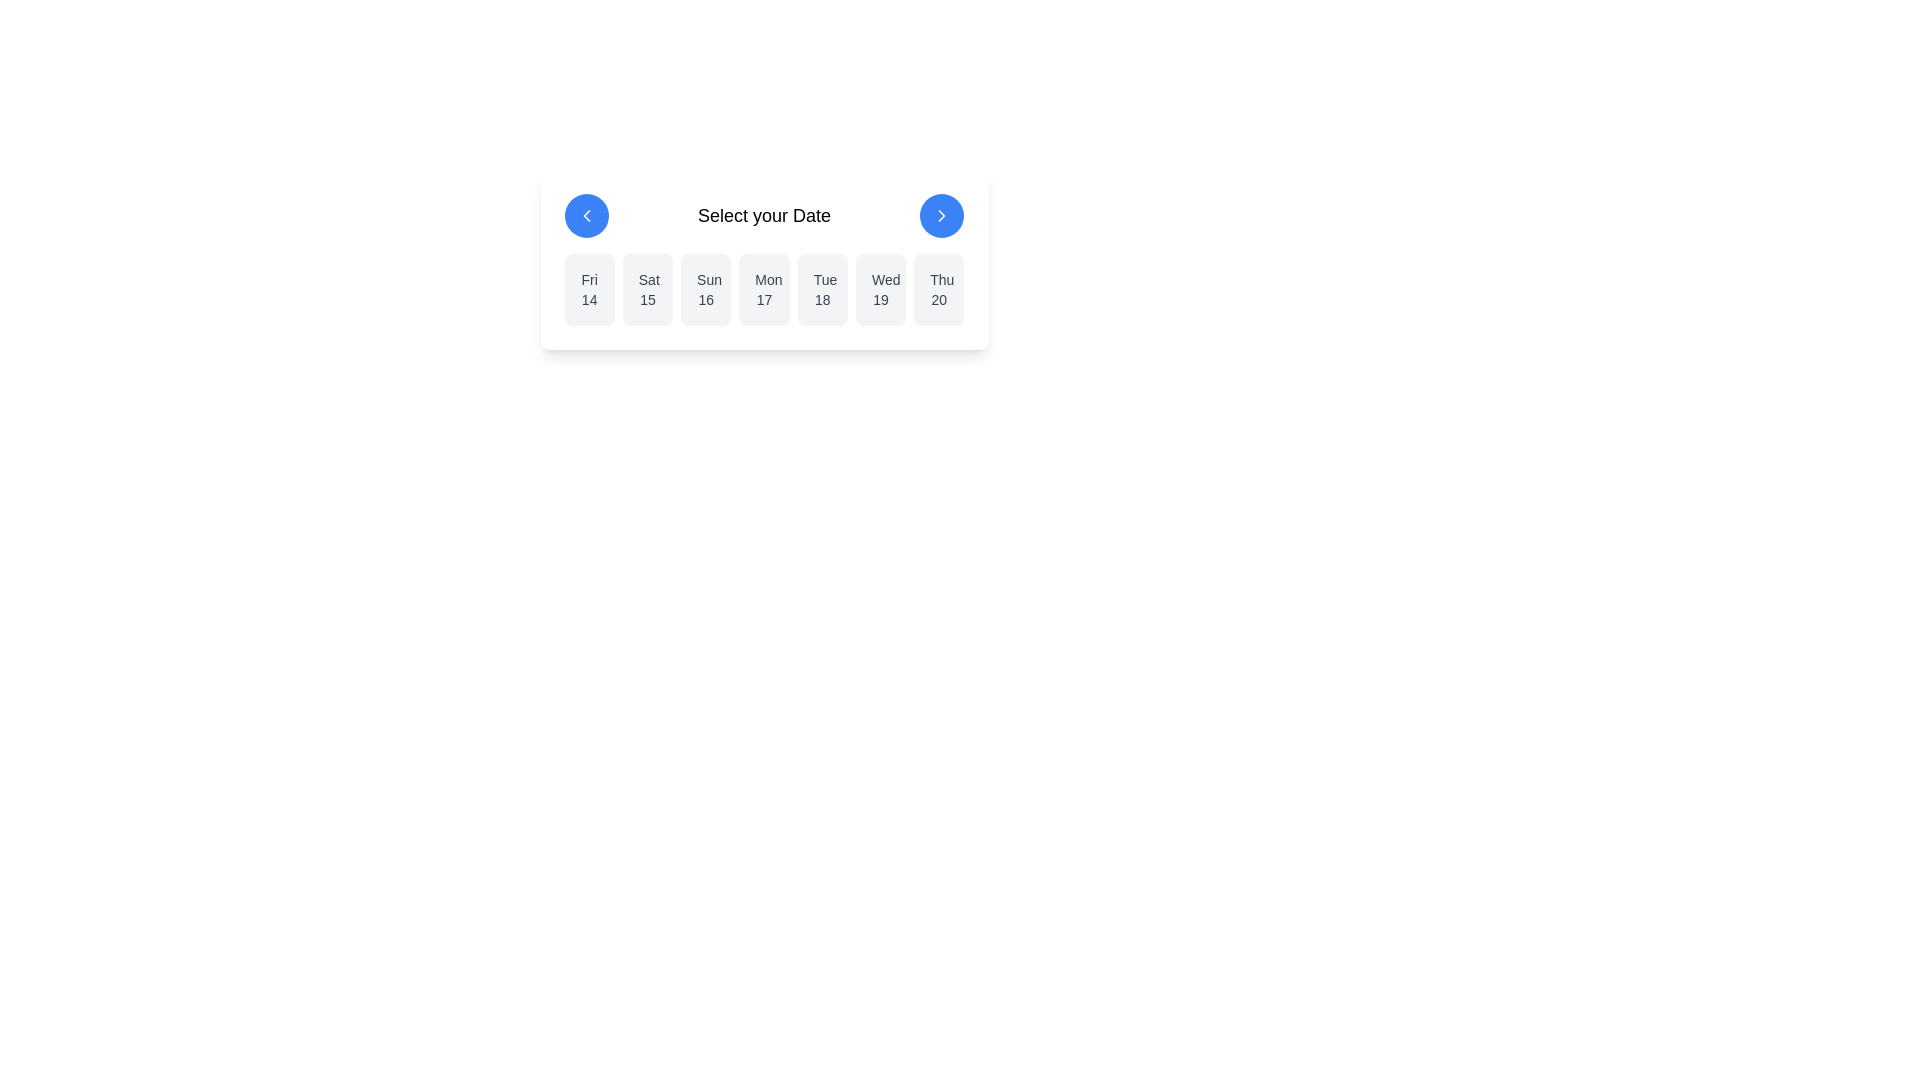 The width and height of the screenshot is (1920, 1080). I want to click on a date in the Date Picker Widget, so click(763, 258).